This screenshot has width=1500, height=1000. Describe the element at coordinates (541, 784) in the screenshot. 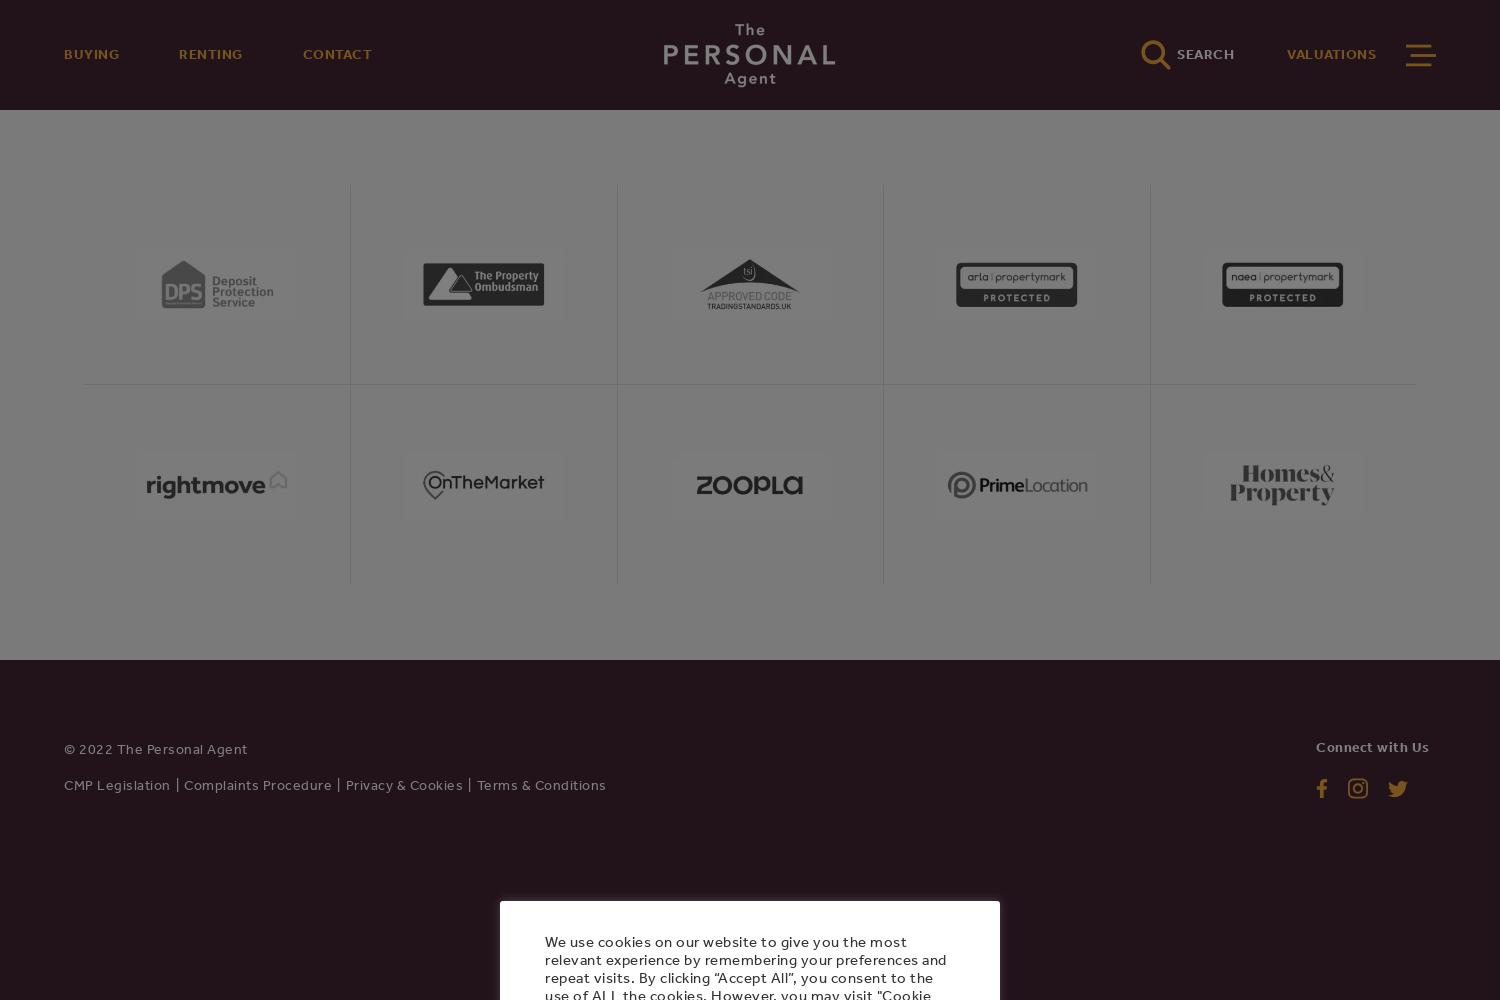

I see `'Terms & Conditions'` at that location.